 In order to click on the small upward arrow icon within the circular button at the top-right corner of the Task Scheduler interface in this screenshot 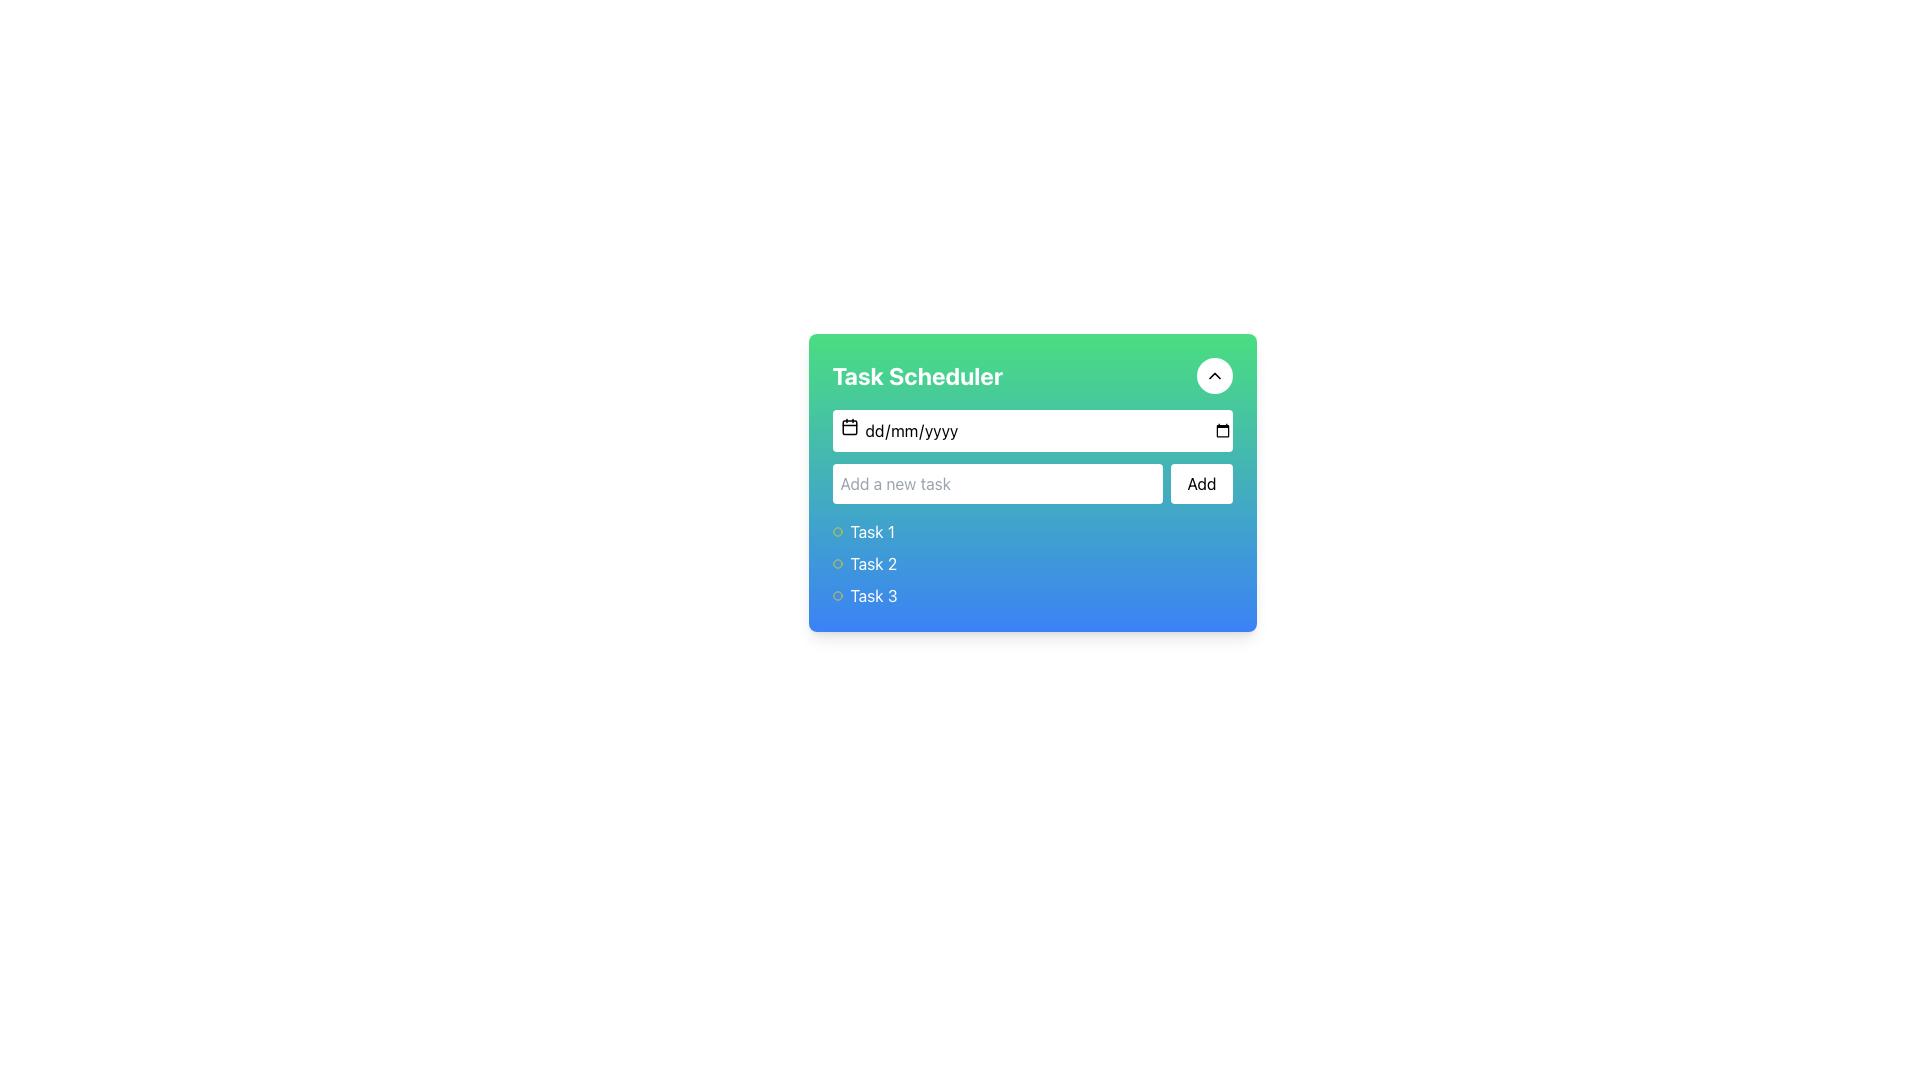, I will do `click(1213, 375)`.